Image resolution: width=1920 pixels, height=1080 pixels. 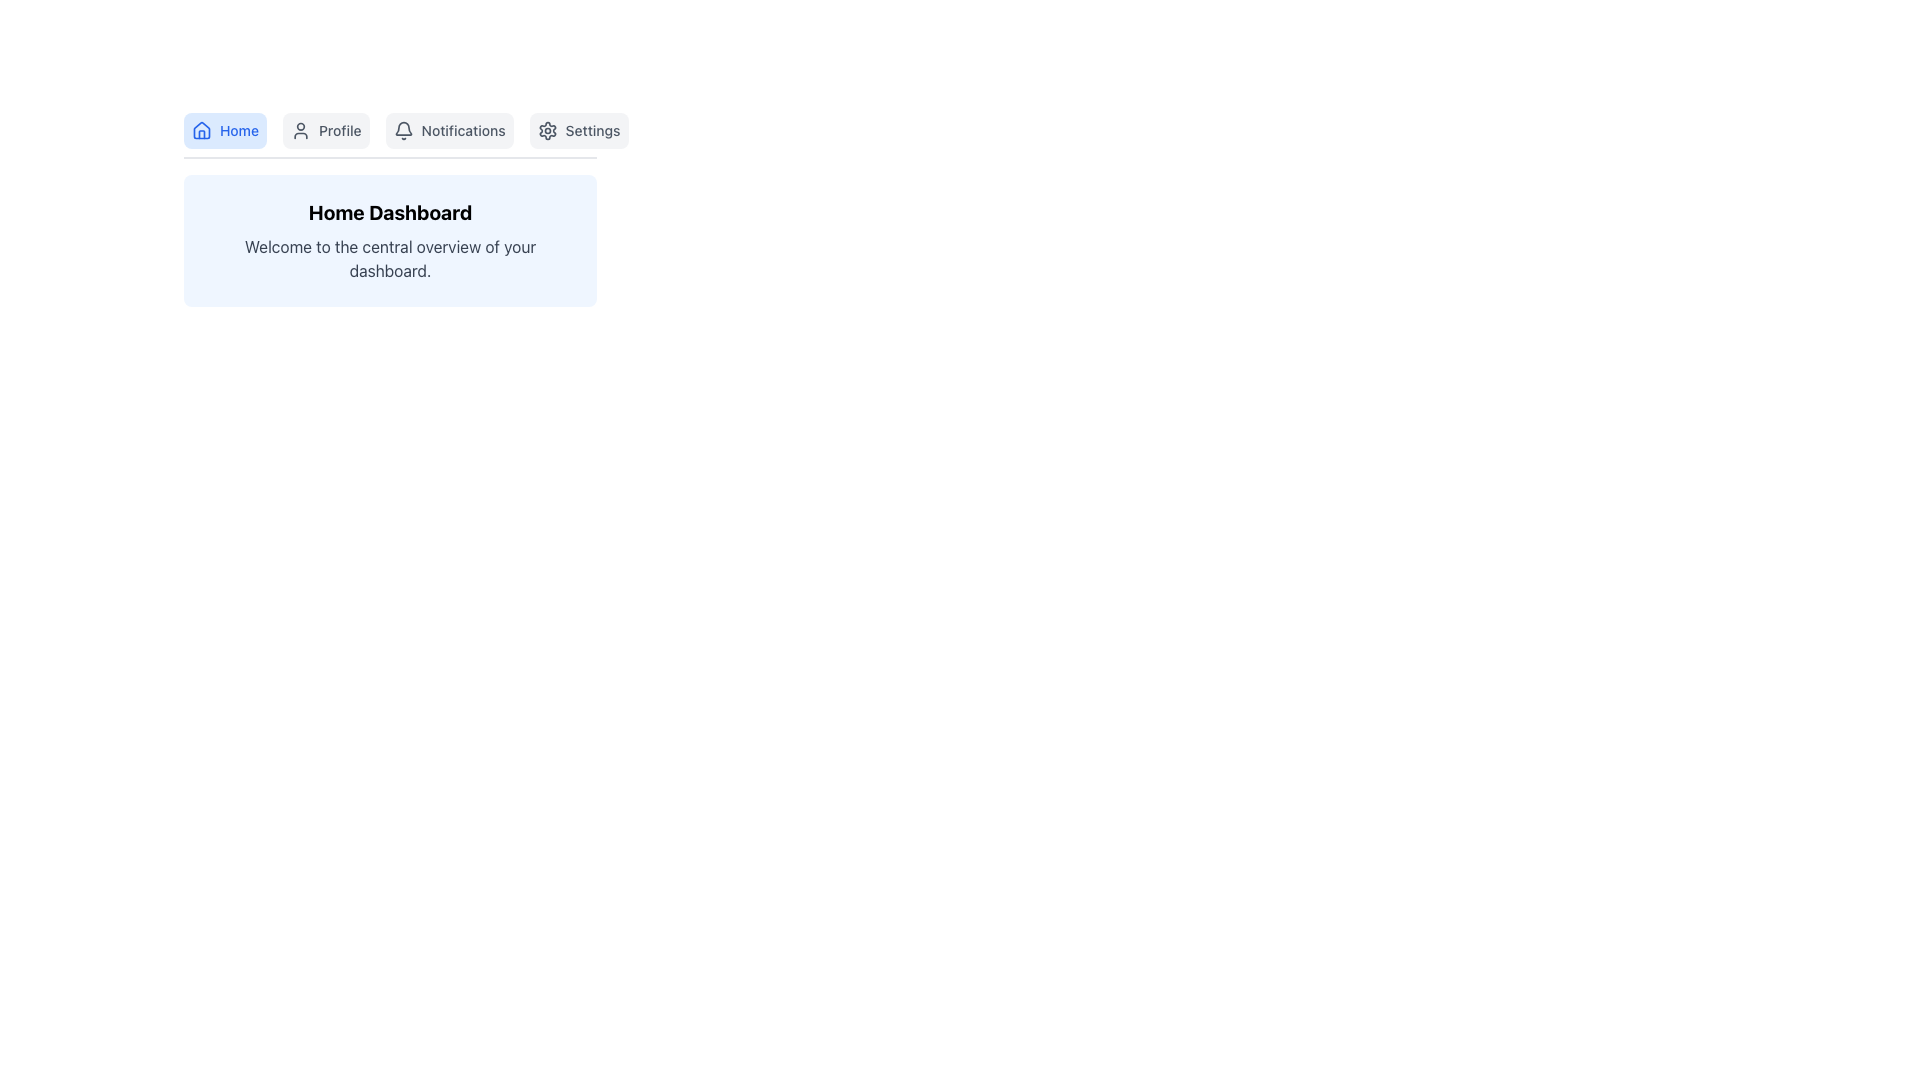 I want to click on the Profile button by targeting the user silhouette icon located to the left of the text 'Profile' in the navigation bar, so click(x=300, y=131).